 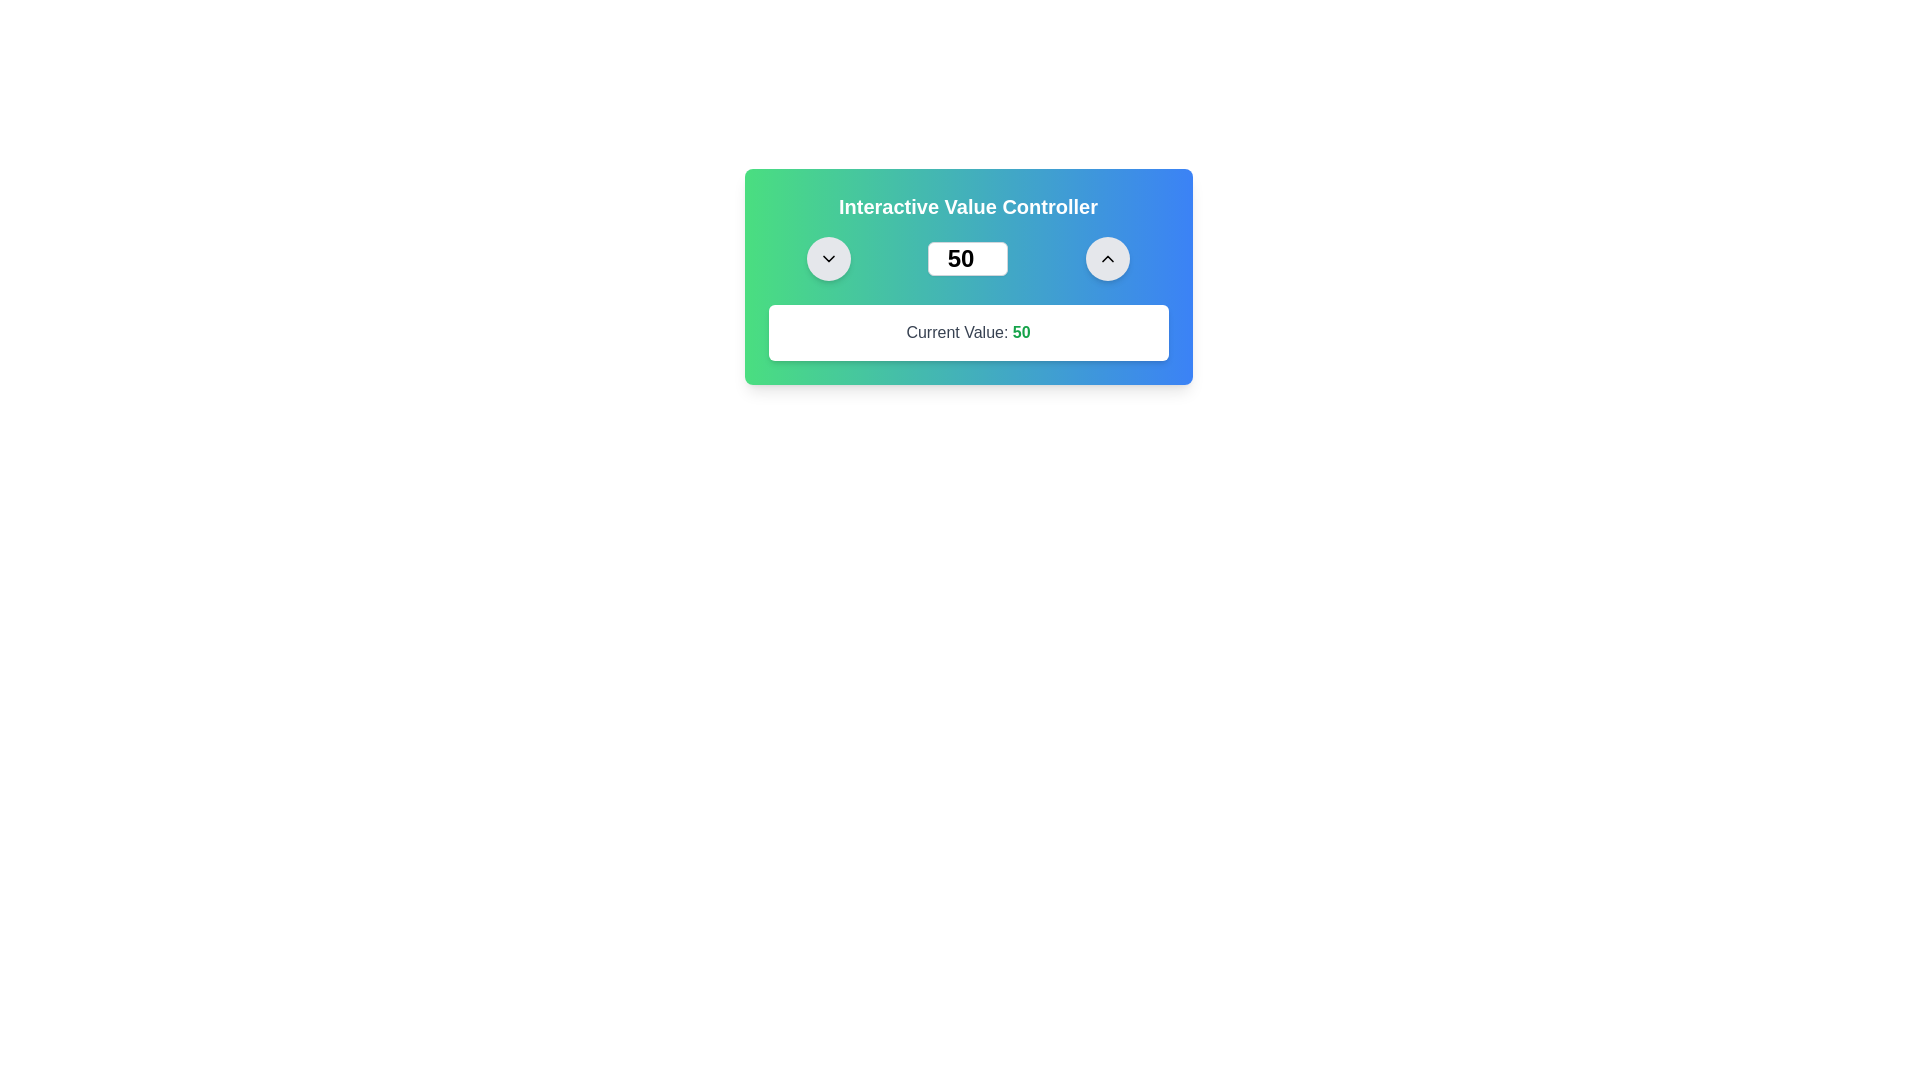 What do you see at coordinates (829, 257) in the screenshot?
I see `the downward-pointing chevron icon located within a circular button on the right side near the top of the panel` at bounding box center [829, 257].